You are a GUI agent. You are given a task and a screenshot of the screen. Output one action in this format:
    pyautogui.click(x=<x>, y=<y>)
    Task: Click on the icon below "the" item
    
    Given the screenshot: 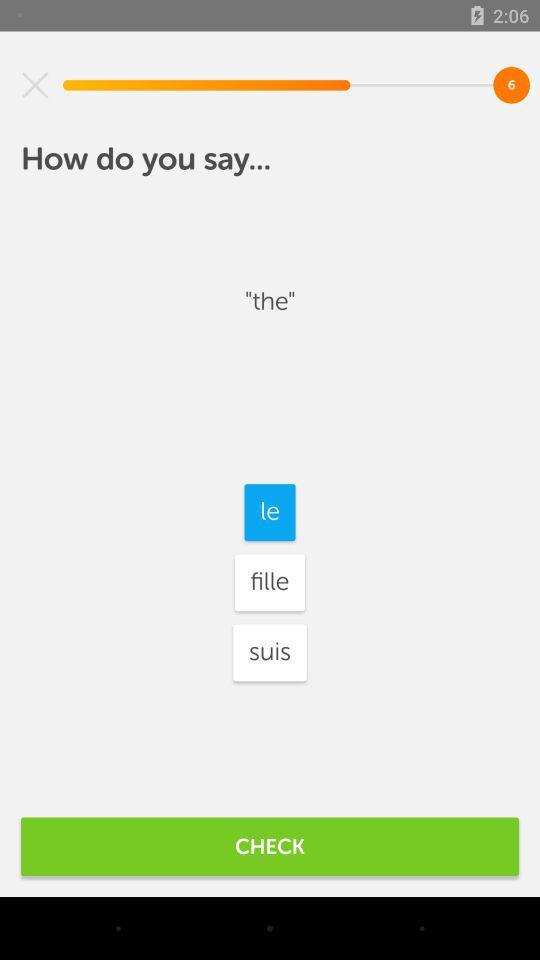 What is the action you would take?
    pyautogui.click(x=270, y=511)
    